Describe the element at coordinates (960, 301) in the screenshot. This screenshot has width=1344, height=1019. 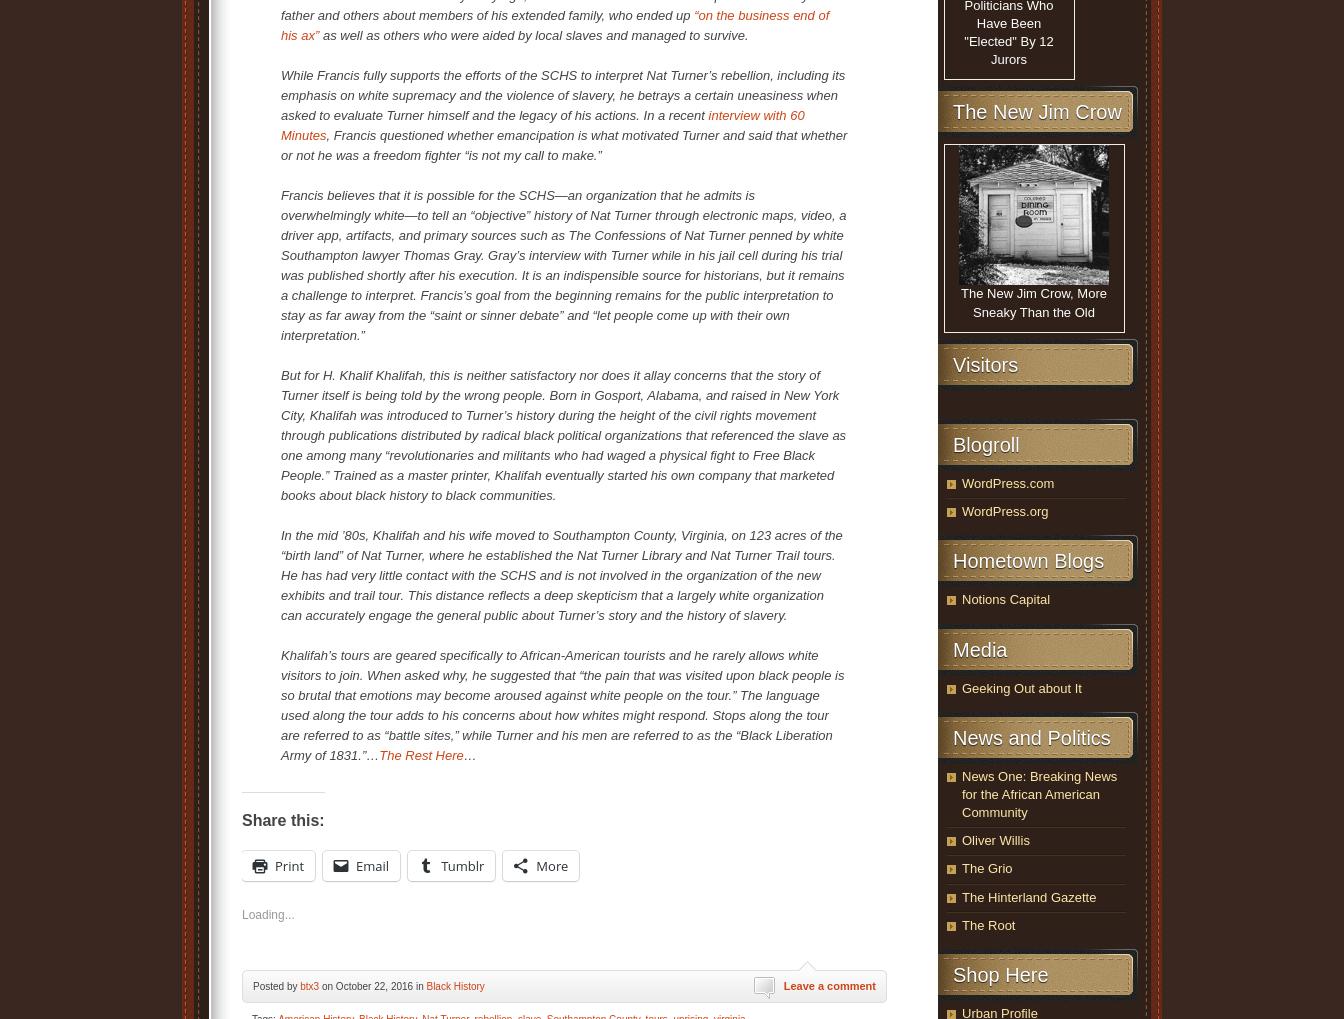
I see `'The New Jim Crow, More Sneaky Than the Old'` at that location.